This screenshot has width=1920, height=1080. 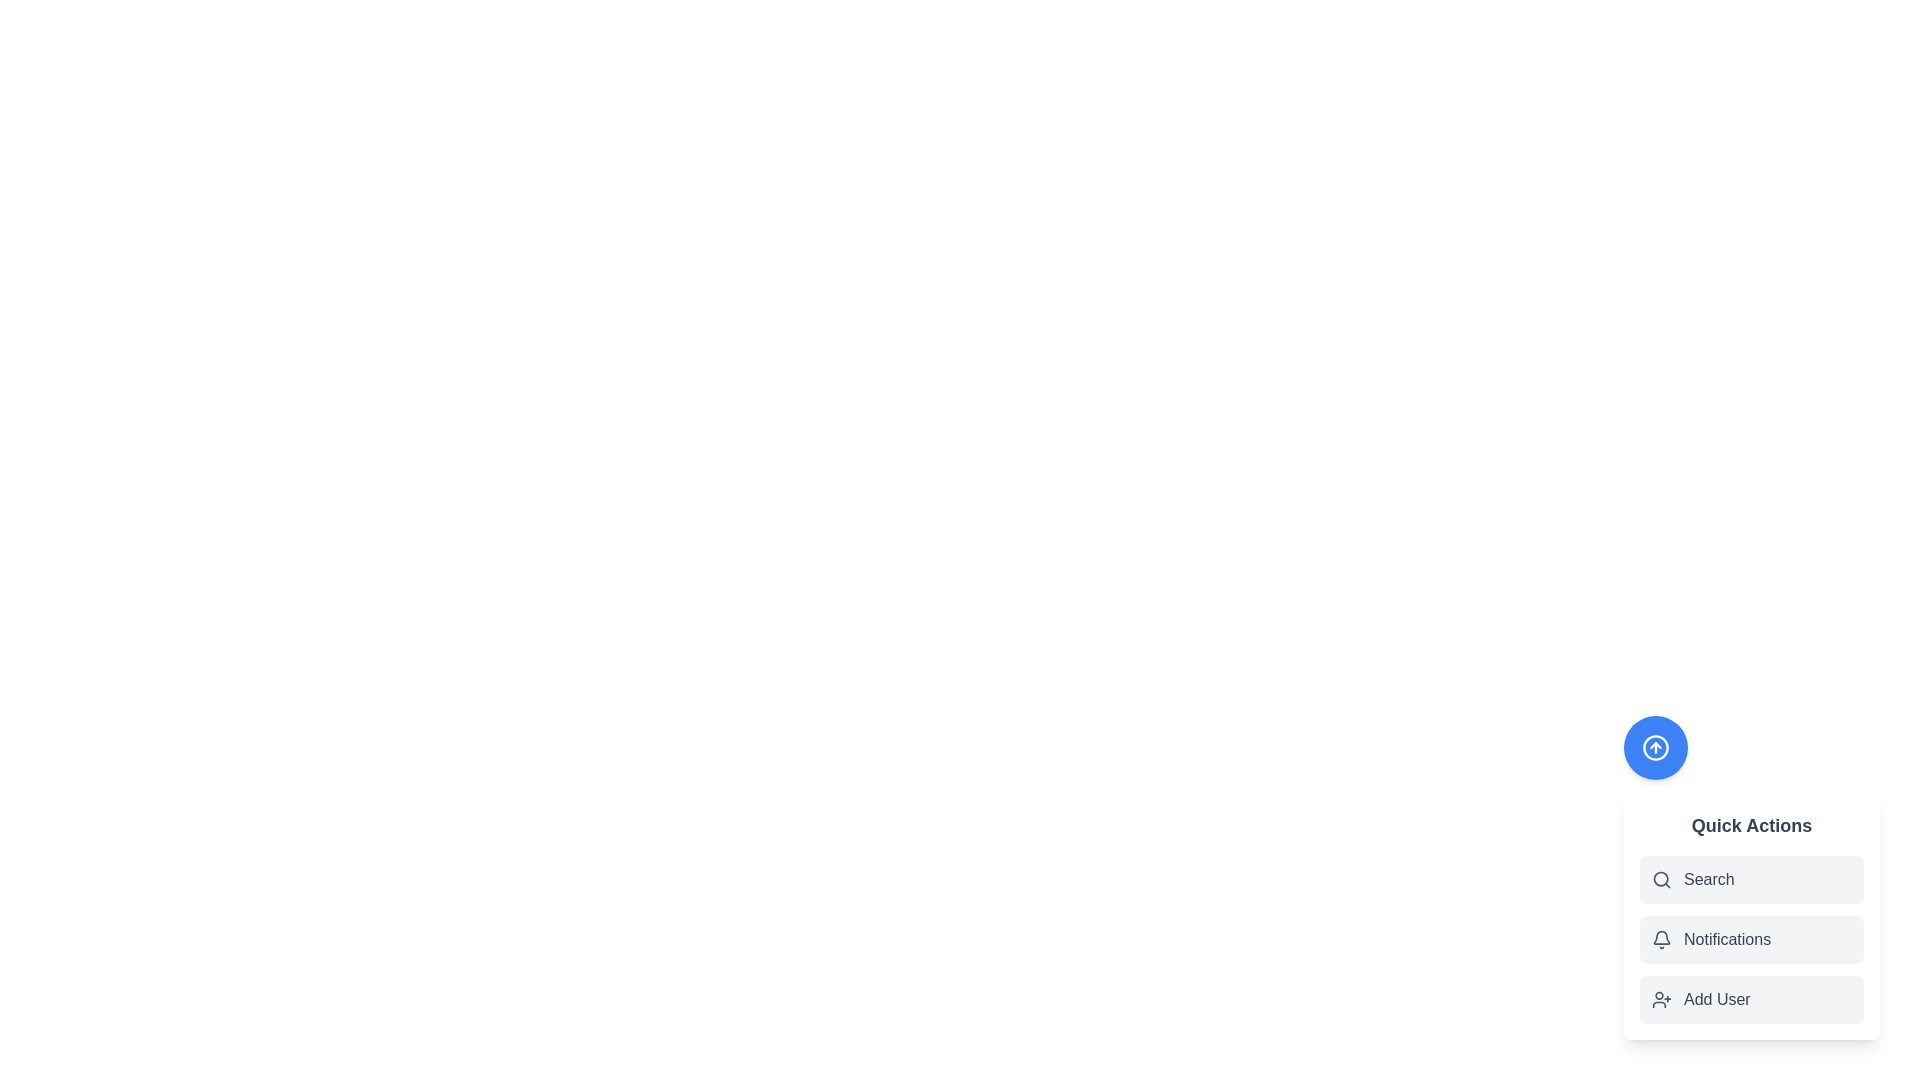 I want to click on the 'Add User' icon, which is a small user silhouette with a '+' symbol, located to the left of the 'Add User' label in the bottom-right corner of the interface, so click(x=1661, y=999).